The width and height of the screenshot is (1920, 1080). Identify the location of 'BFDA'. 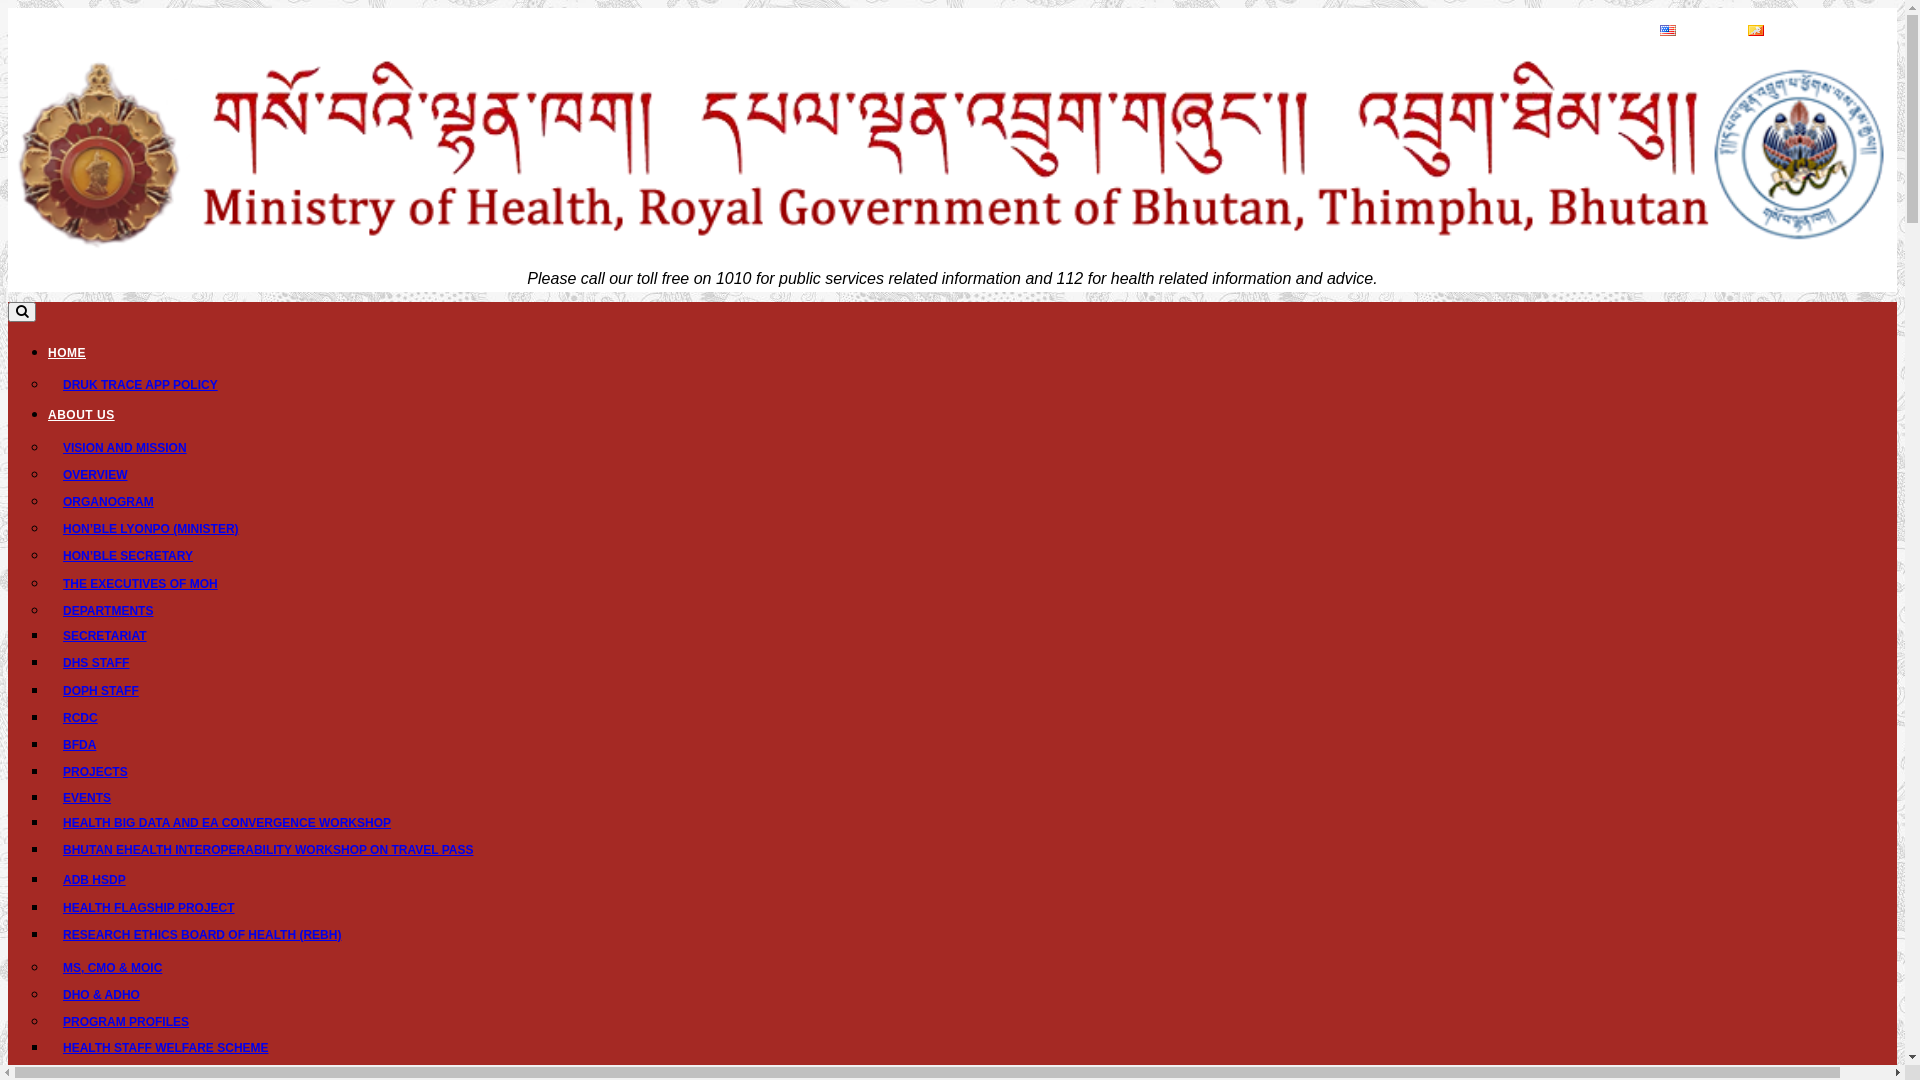
(88, 744).